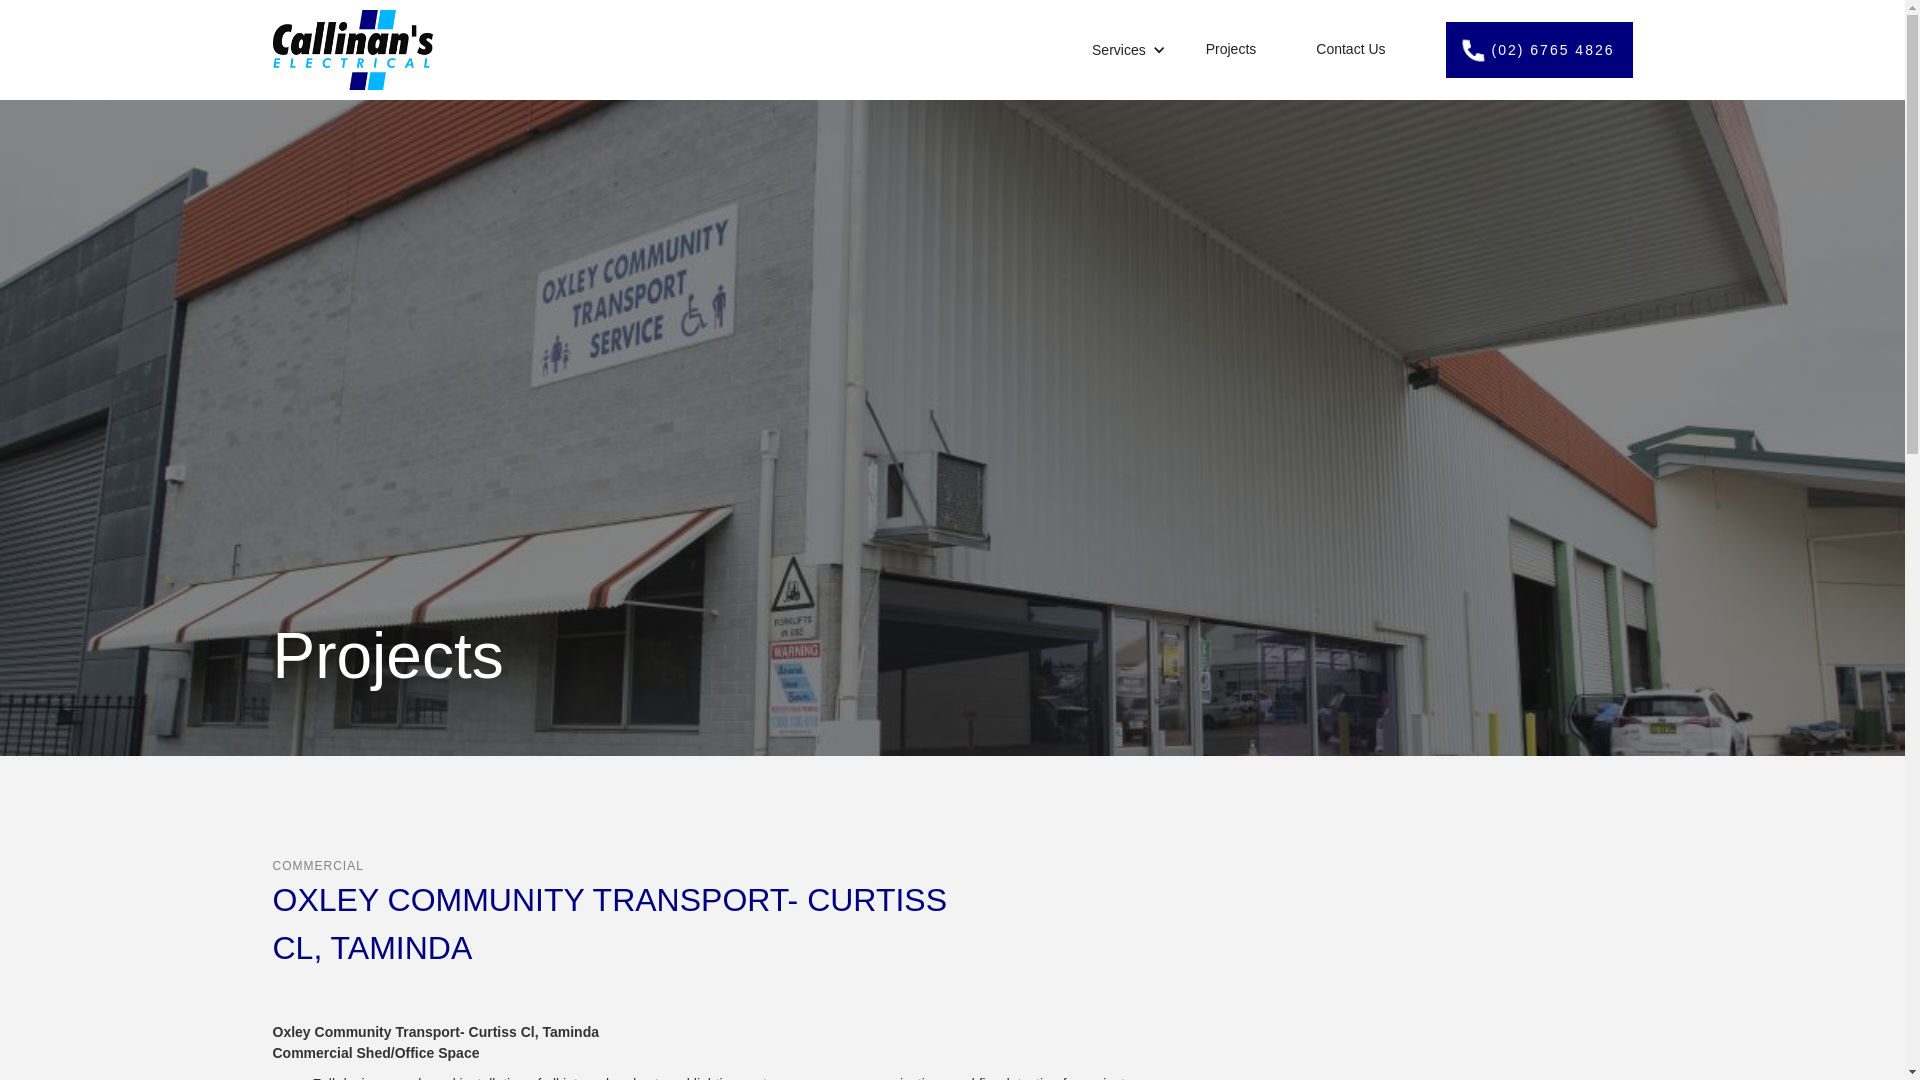 The image size is (1920, 1080). I want to click on '(02) 6765 4826', so click(1538, 49).